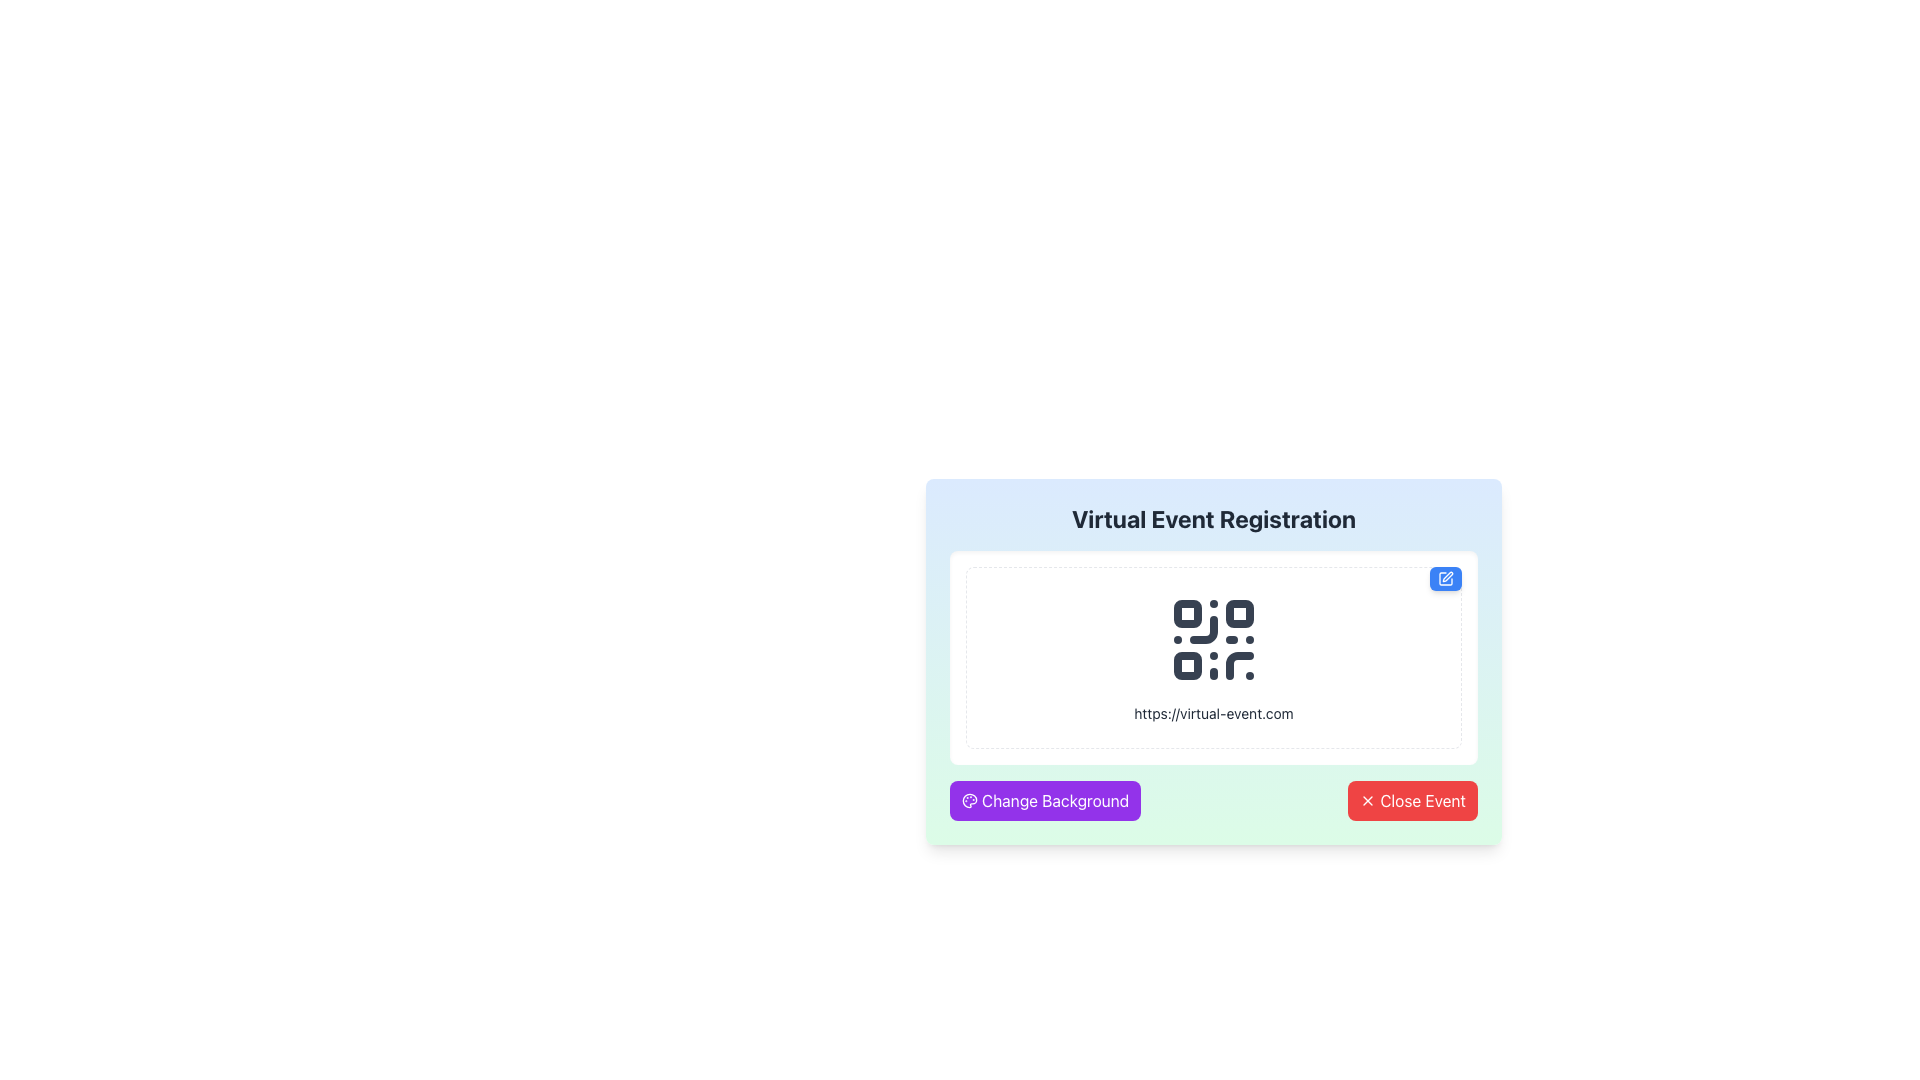  I want to click on the 'Edit' icon located at the top-right corner of the 'Virtual Event Registration' window to initiate editing, so click(1445, 578).